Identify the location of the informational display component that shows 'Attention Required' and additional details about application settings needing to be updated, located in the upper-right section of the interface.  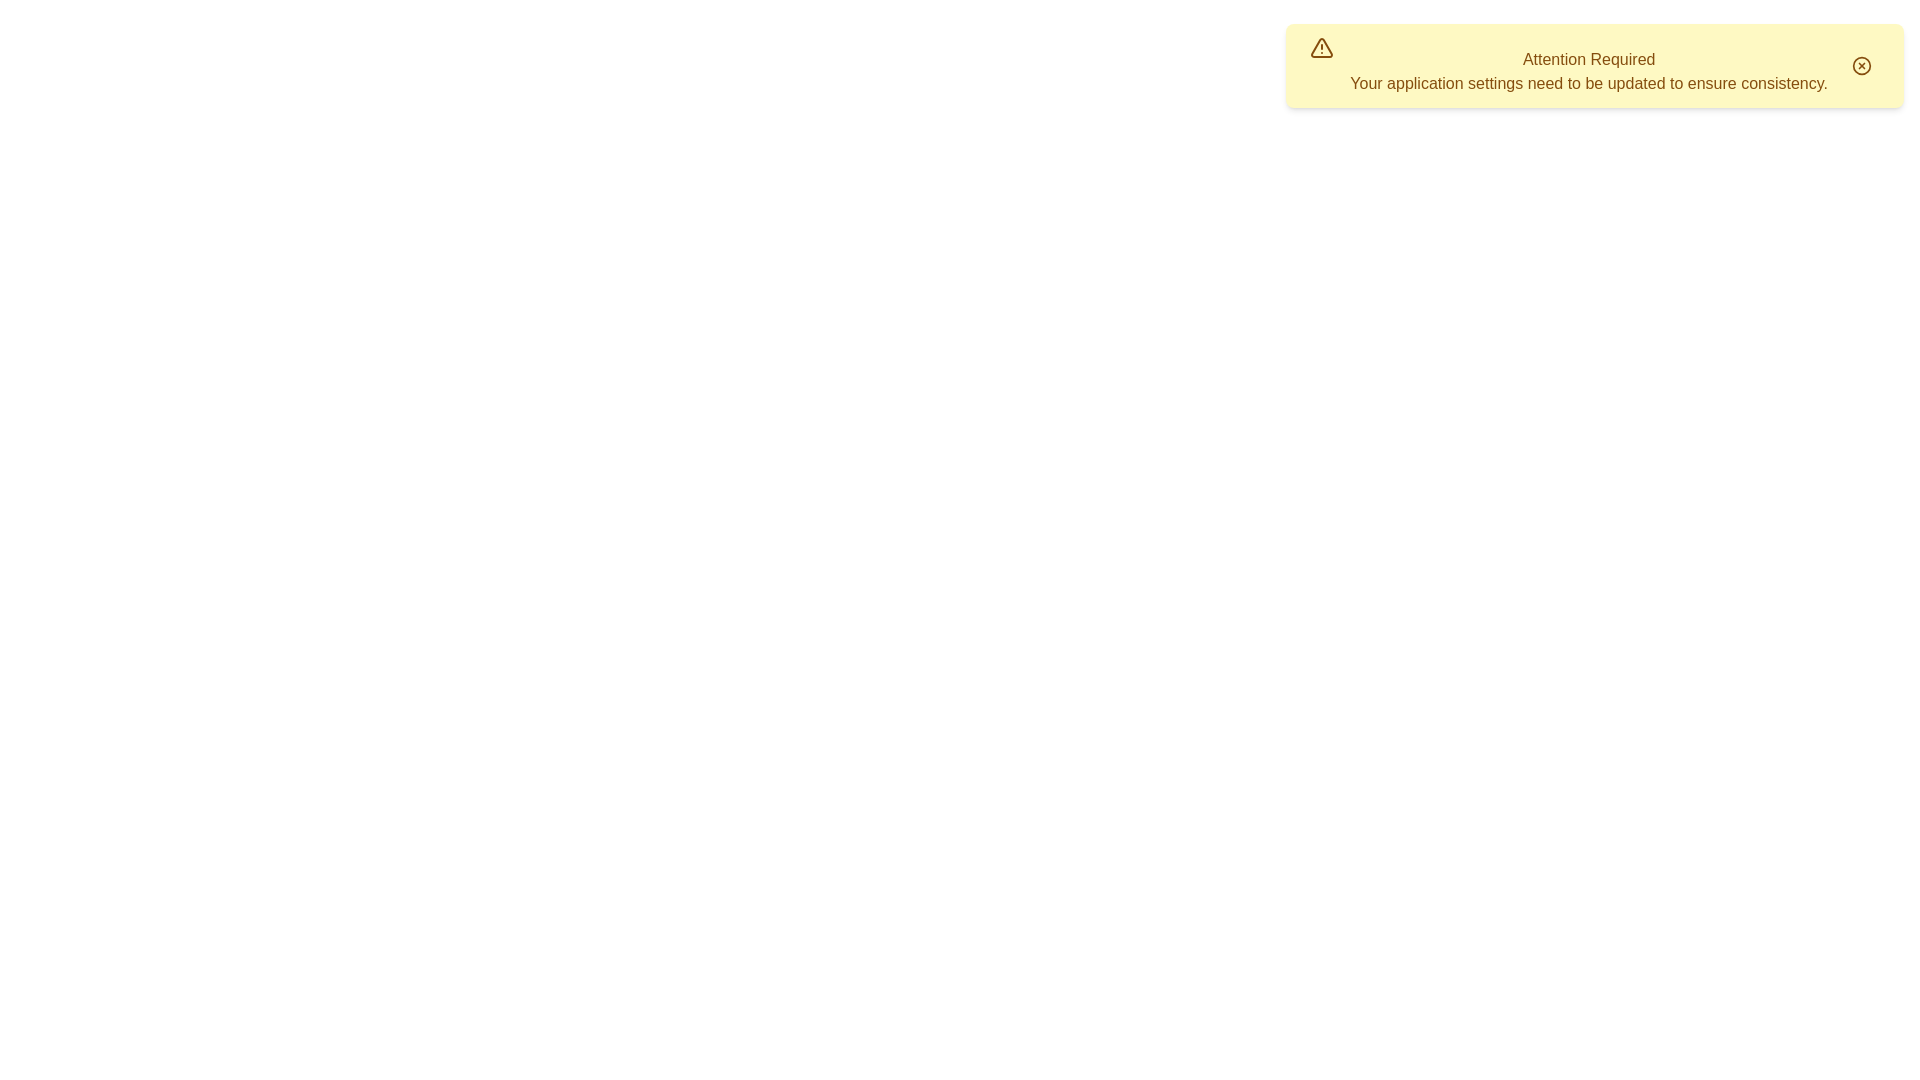
(1588, 71).